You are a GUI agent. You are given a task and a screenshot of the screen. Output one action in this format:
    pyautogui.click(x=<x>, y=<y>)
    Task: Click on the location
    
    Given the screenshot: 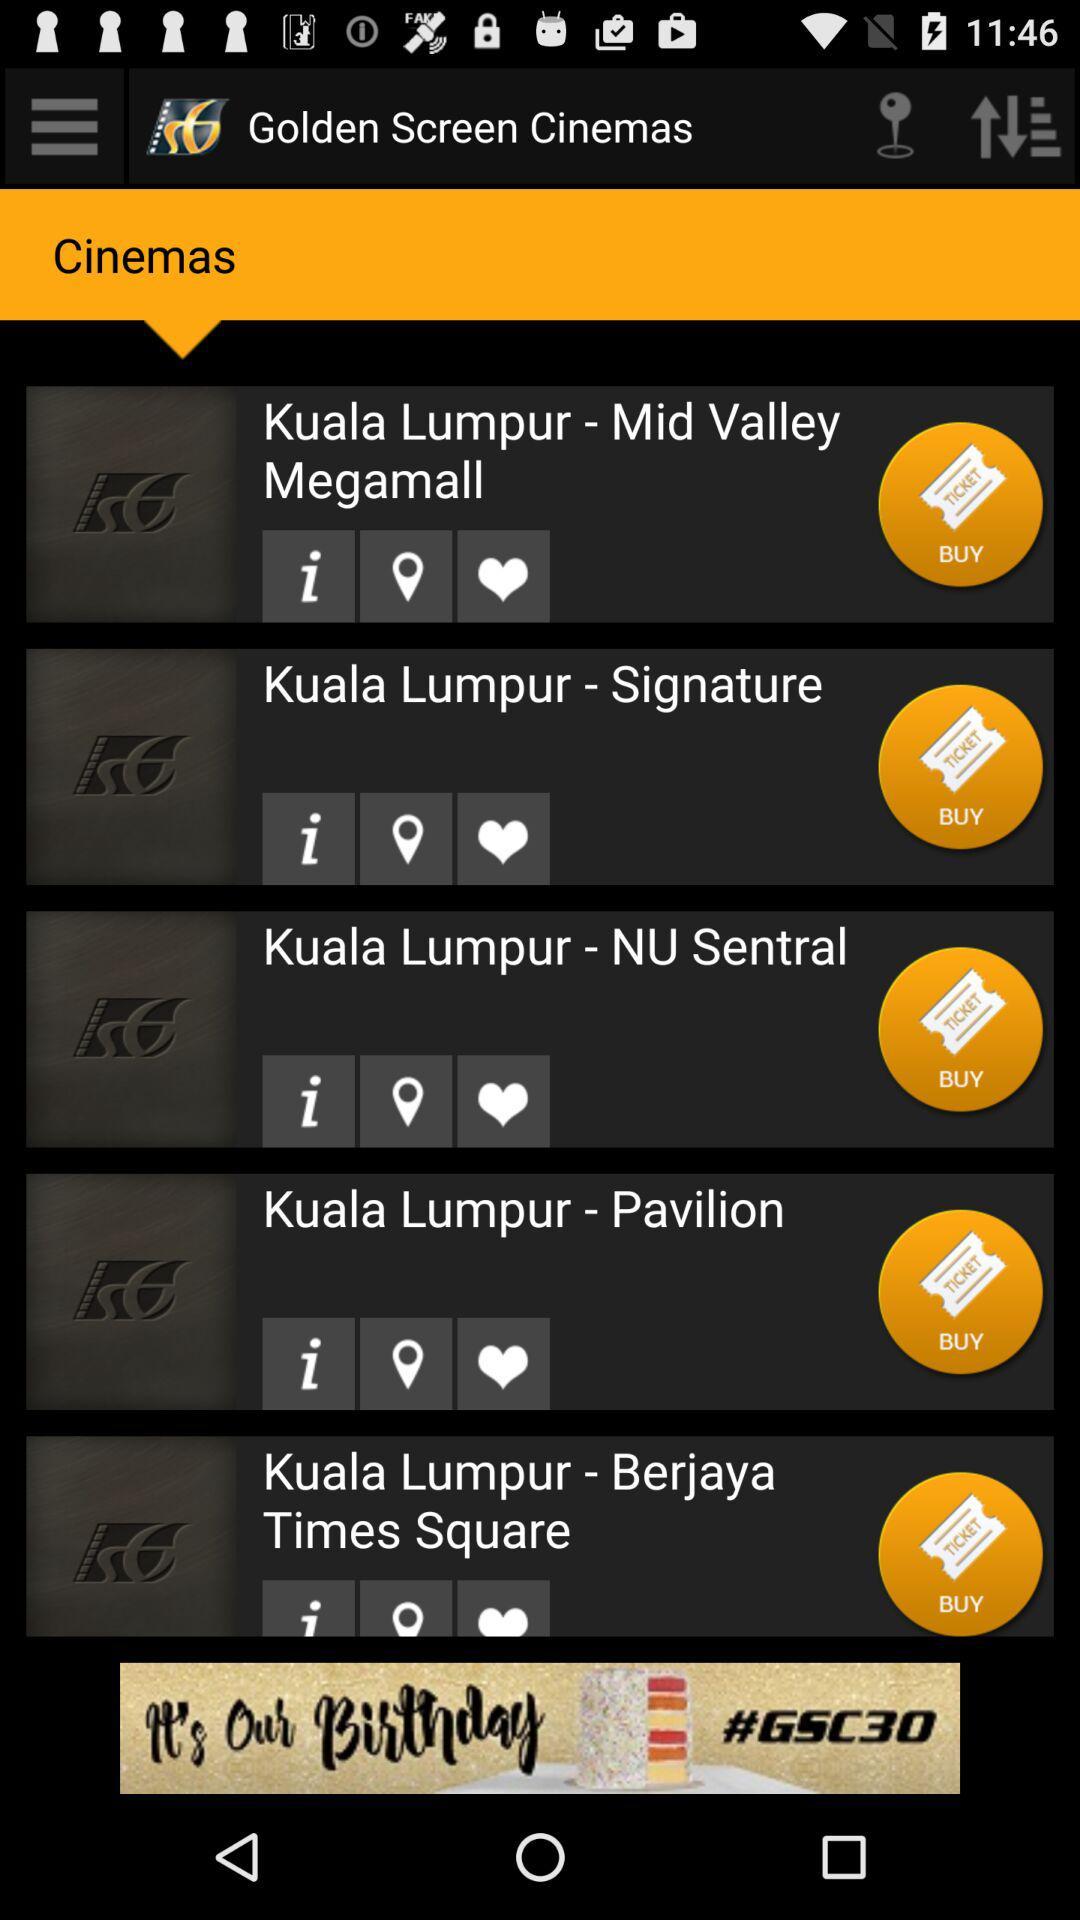 What is the action you would take?
    pyautogui.click(x=405, y=1362)
    